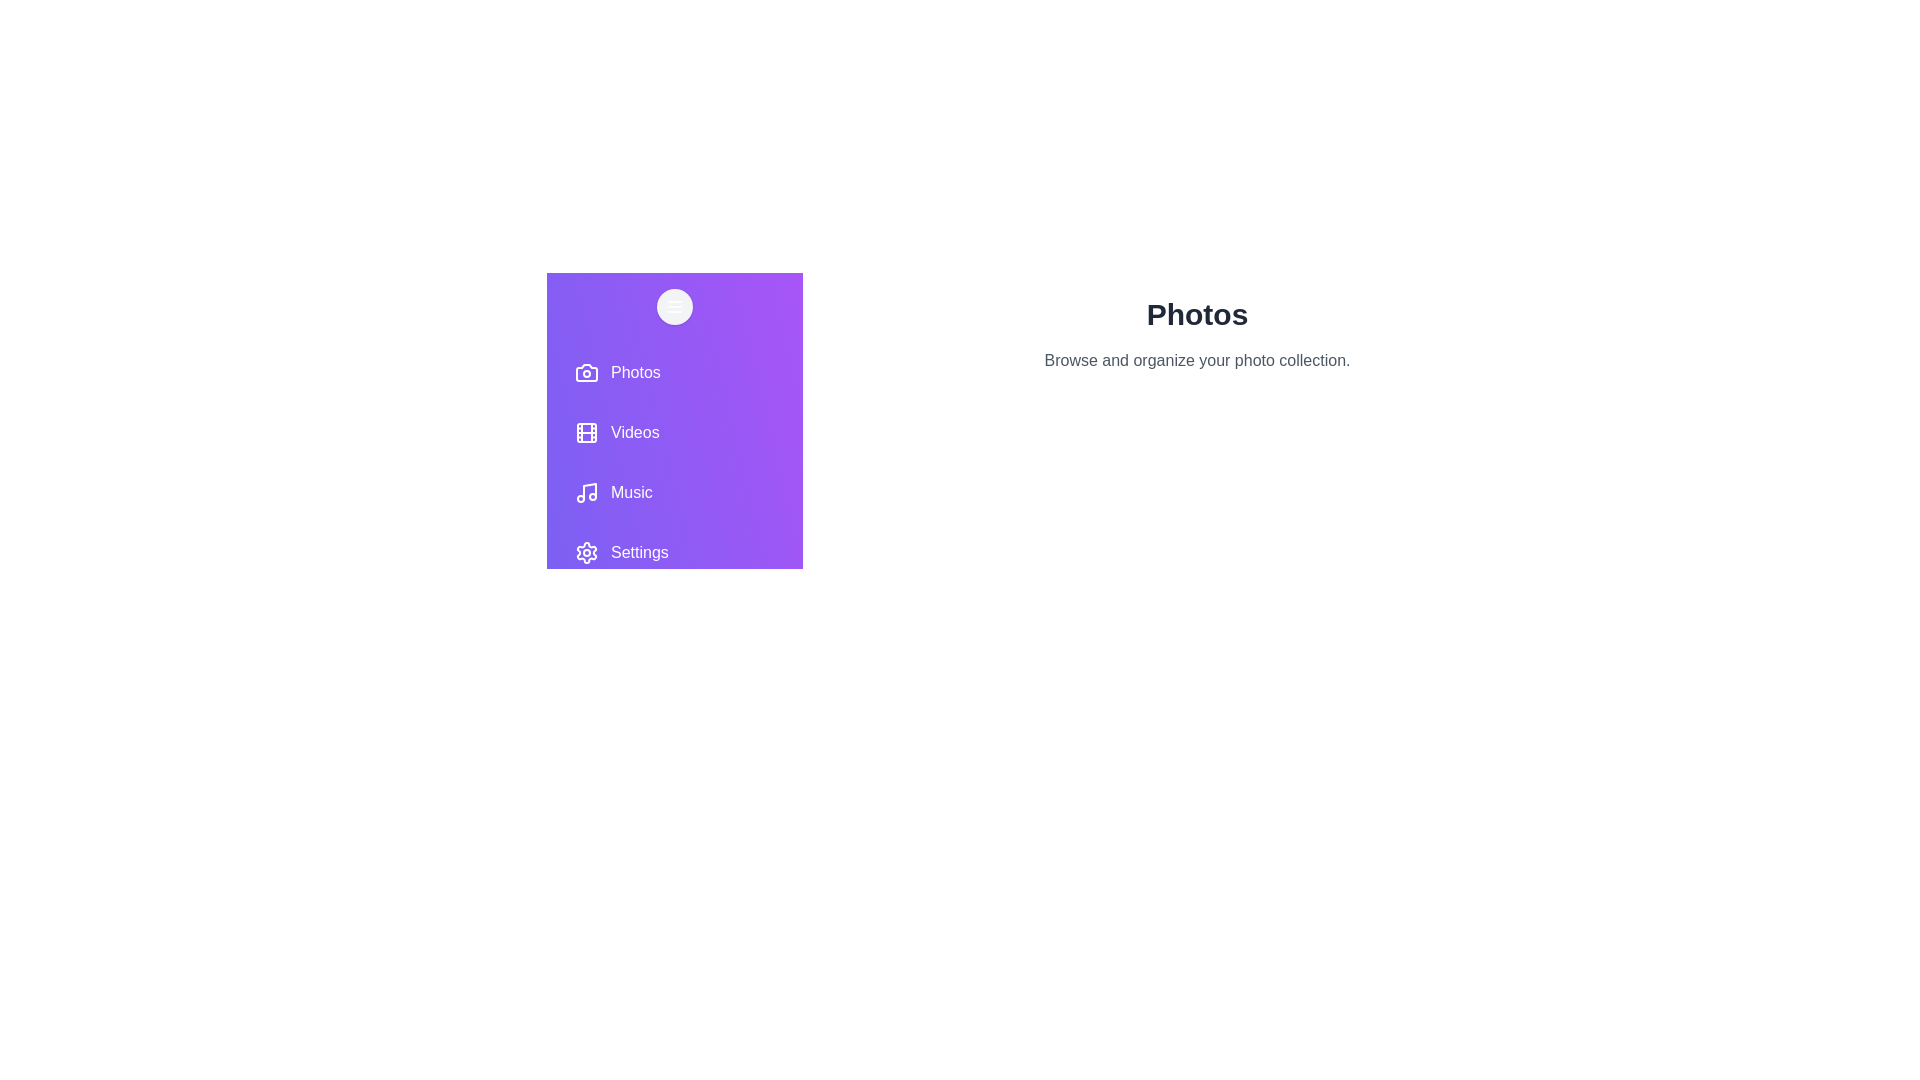 This screenshot has width=1920, height=1080. Describe the element at coordinates (675, 431) in the screenshot. I see `the Videos tab to view its contents` at that location.